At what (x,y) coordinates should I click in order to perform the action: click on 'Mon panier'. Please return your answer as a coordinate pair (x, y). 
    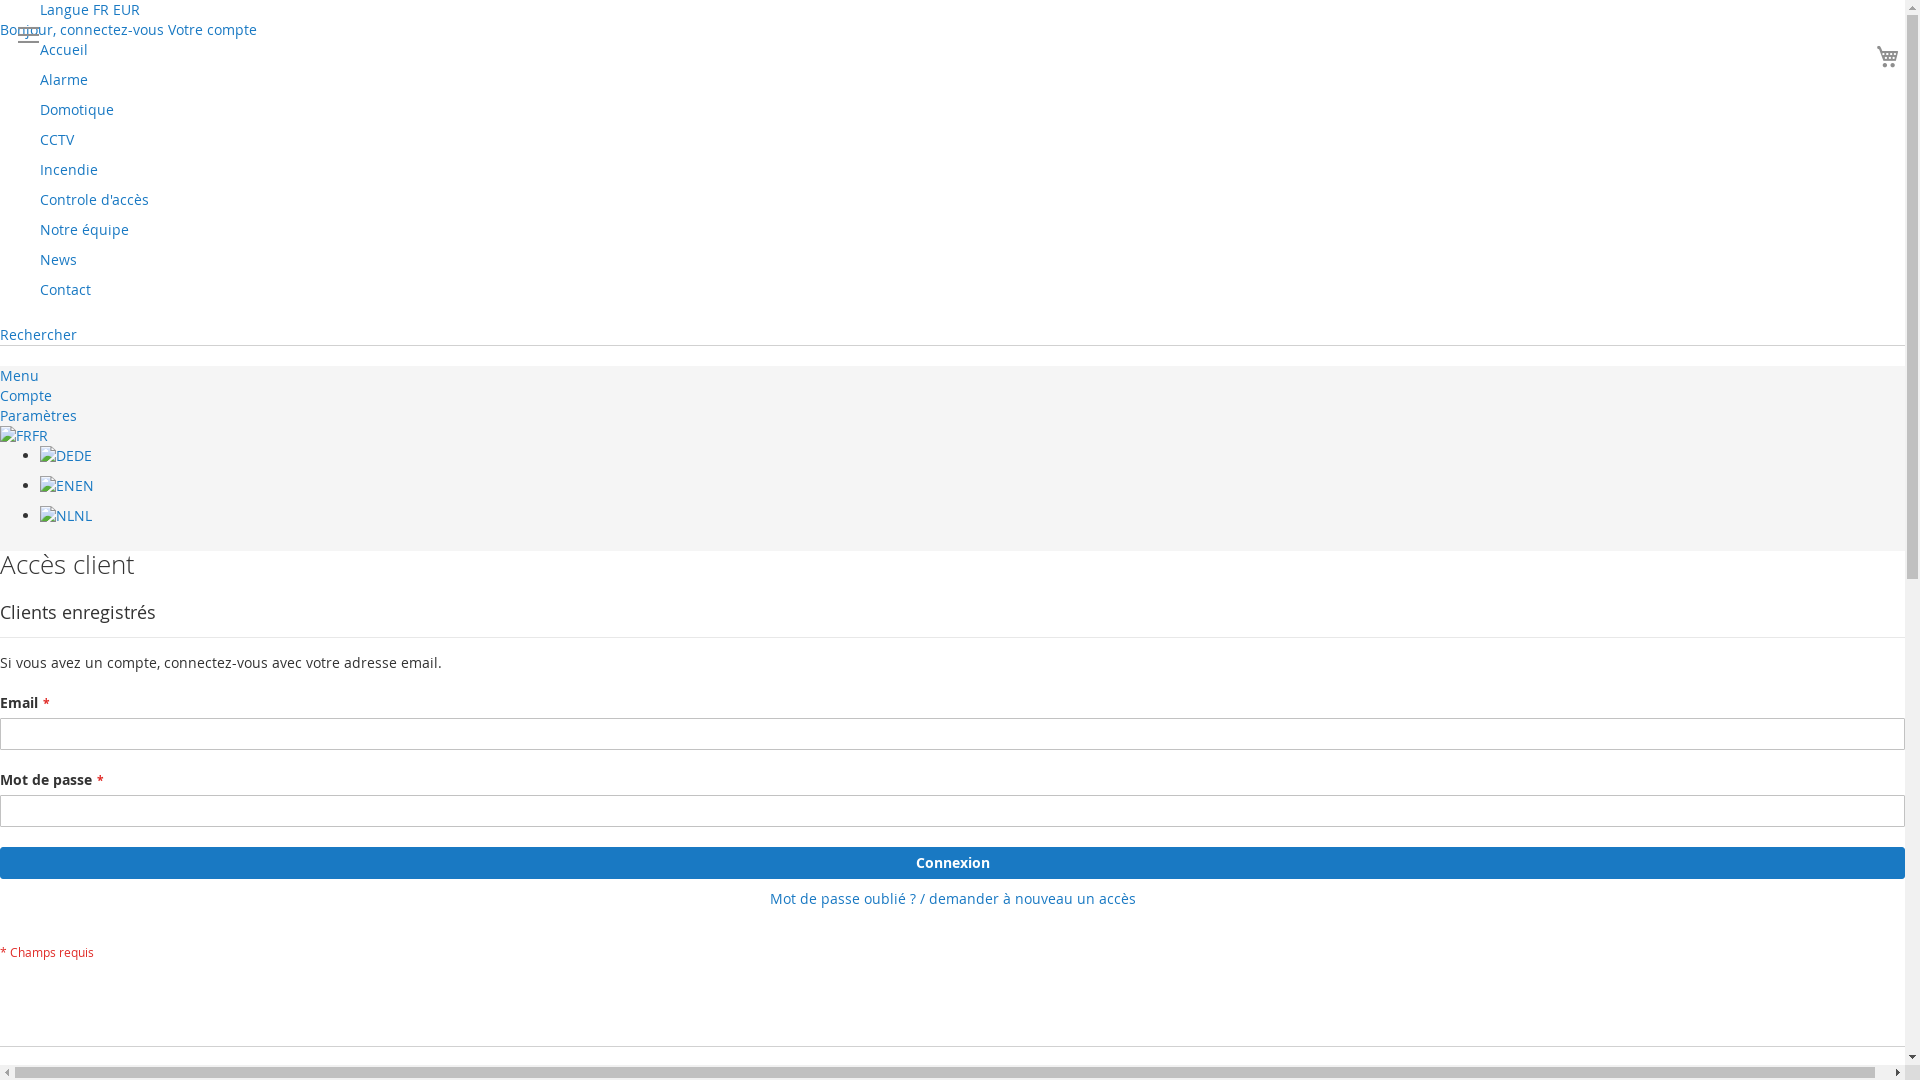
    Looking at the image, I should click on (1869, 55).